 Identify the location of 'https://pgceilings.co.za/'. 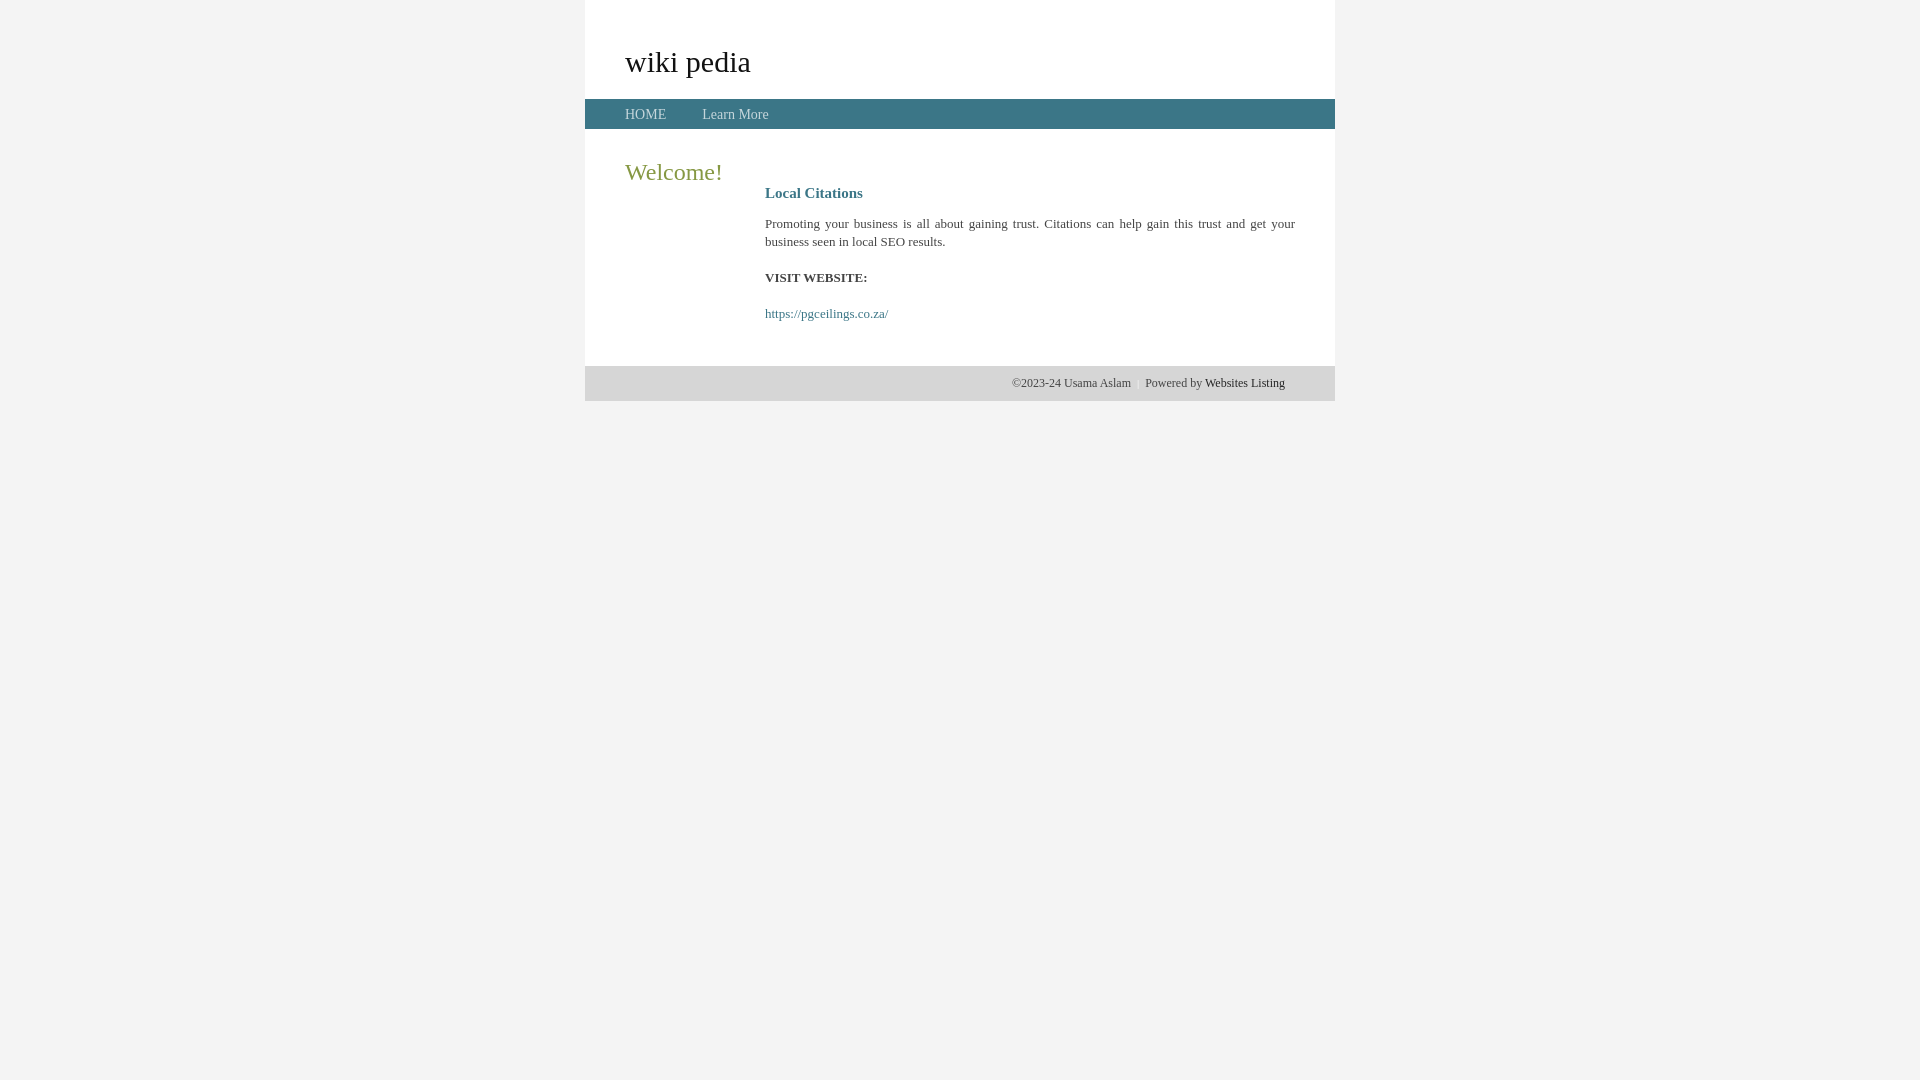
(826, 313).